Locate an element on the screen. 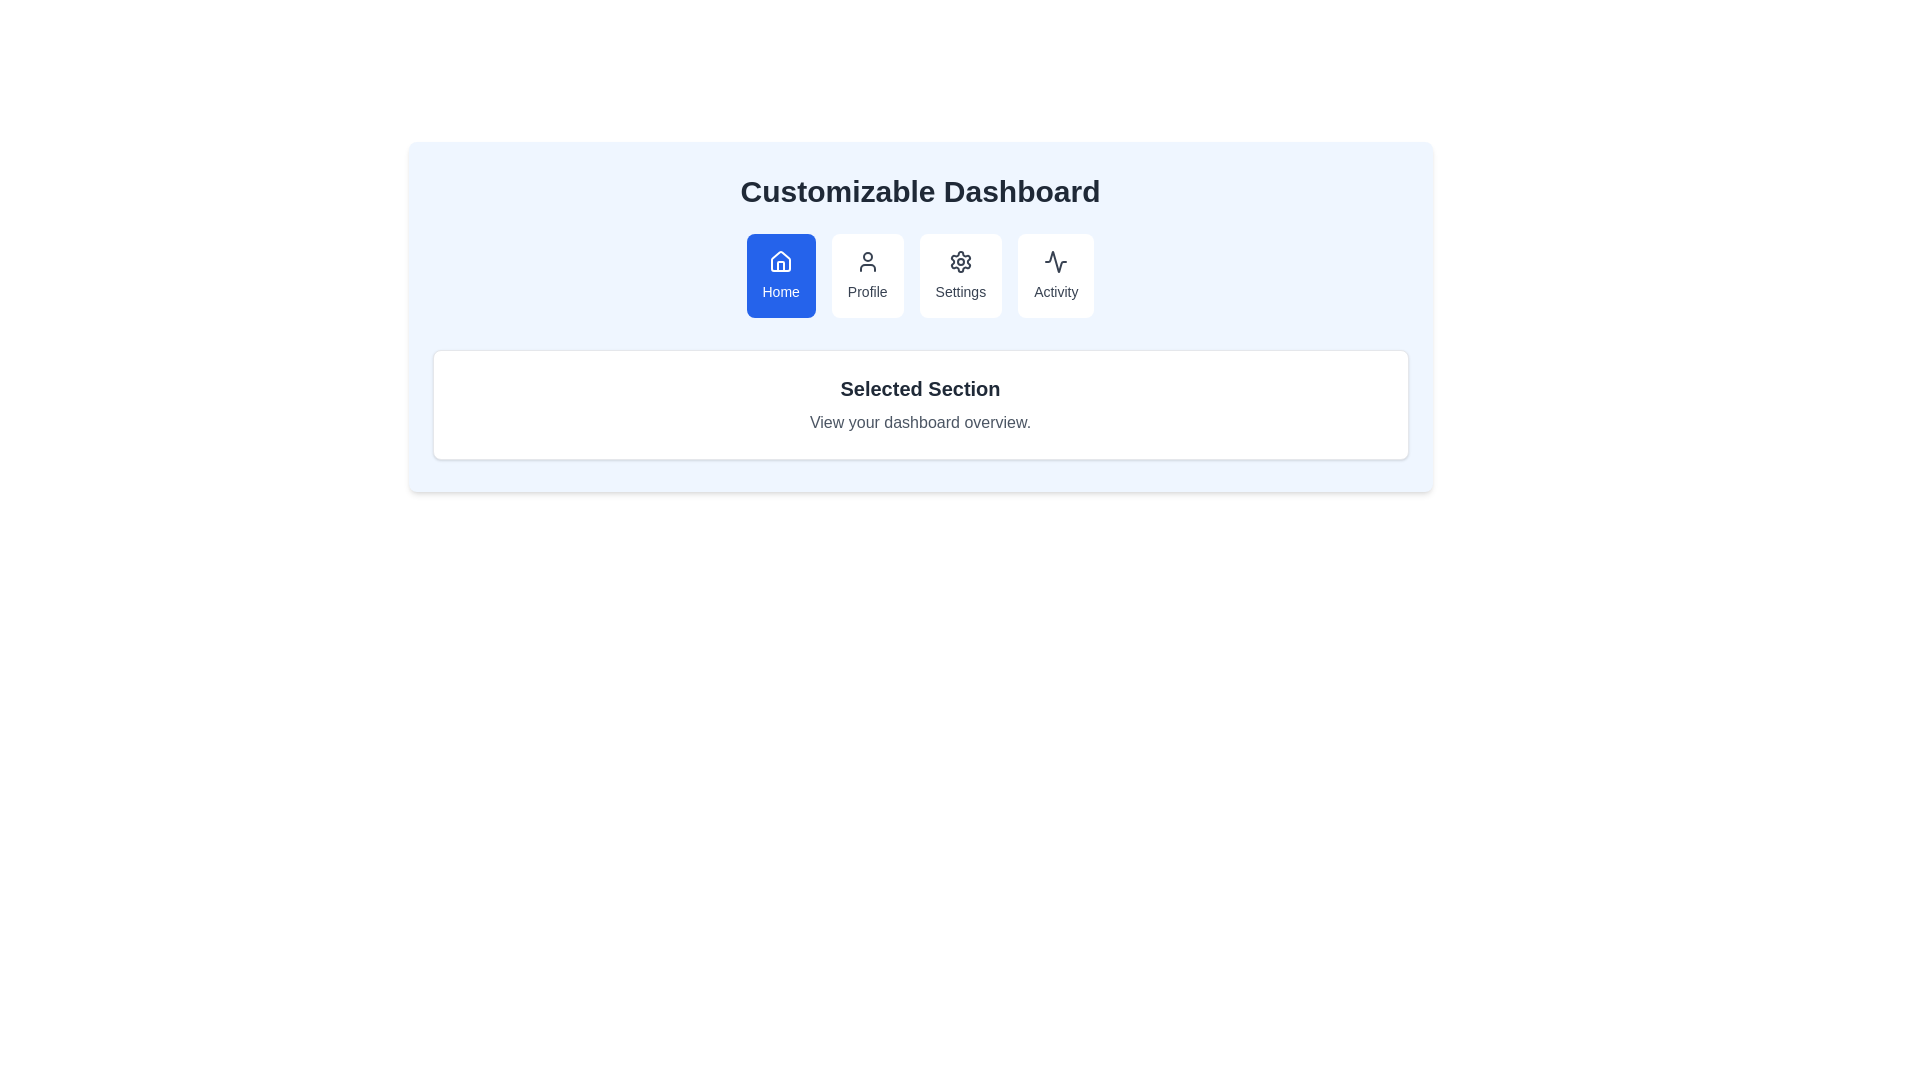  text label 'Profile' which is styled with a medium font size and dark gray color, located below the user silhouette icon in a box with rounded corners is located at coordinates (867, 292).